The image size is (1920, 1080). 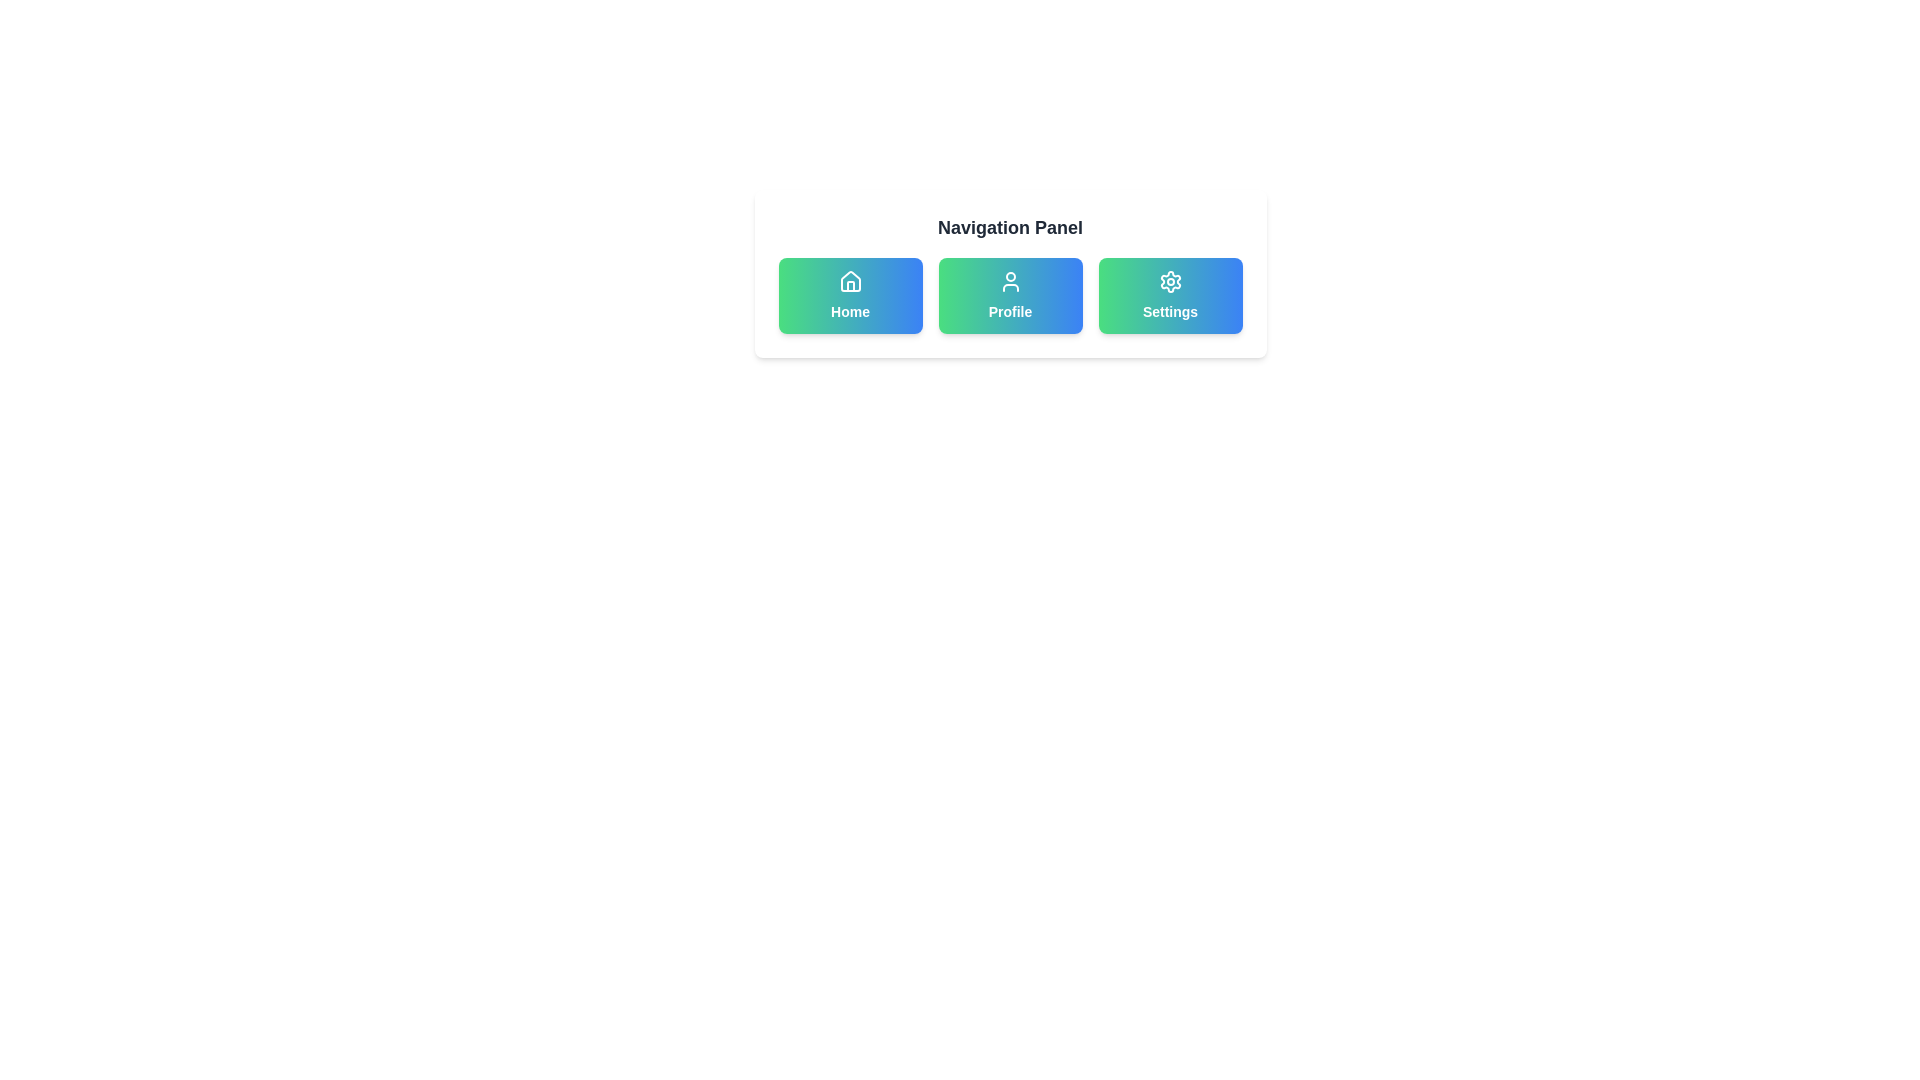 I want to click on the gear-like icon located within the 'Settings' button in the navigation panel, so click(x=1170, y=281).